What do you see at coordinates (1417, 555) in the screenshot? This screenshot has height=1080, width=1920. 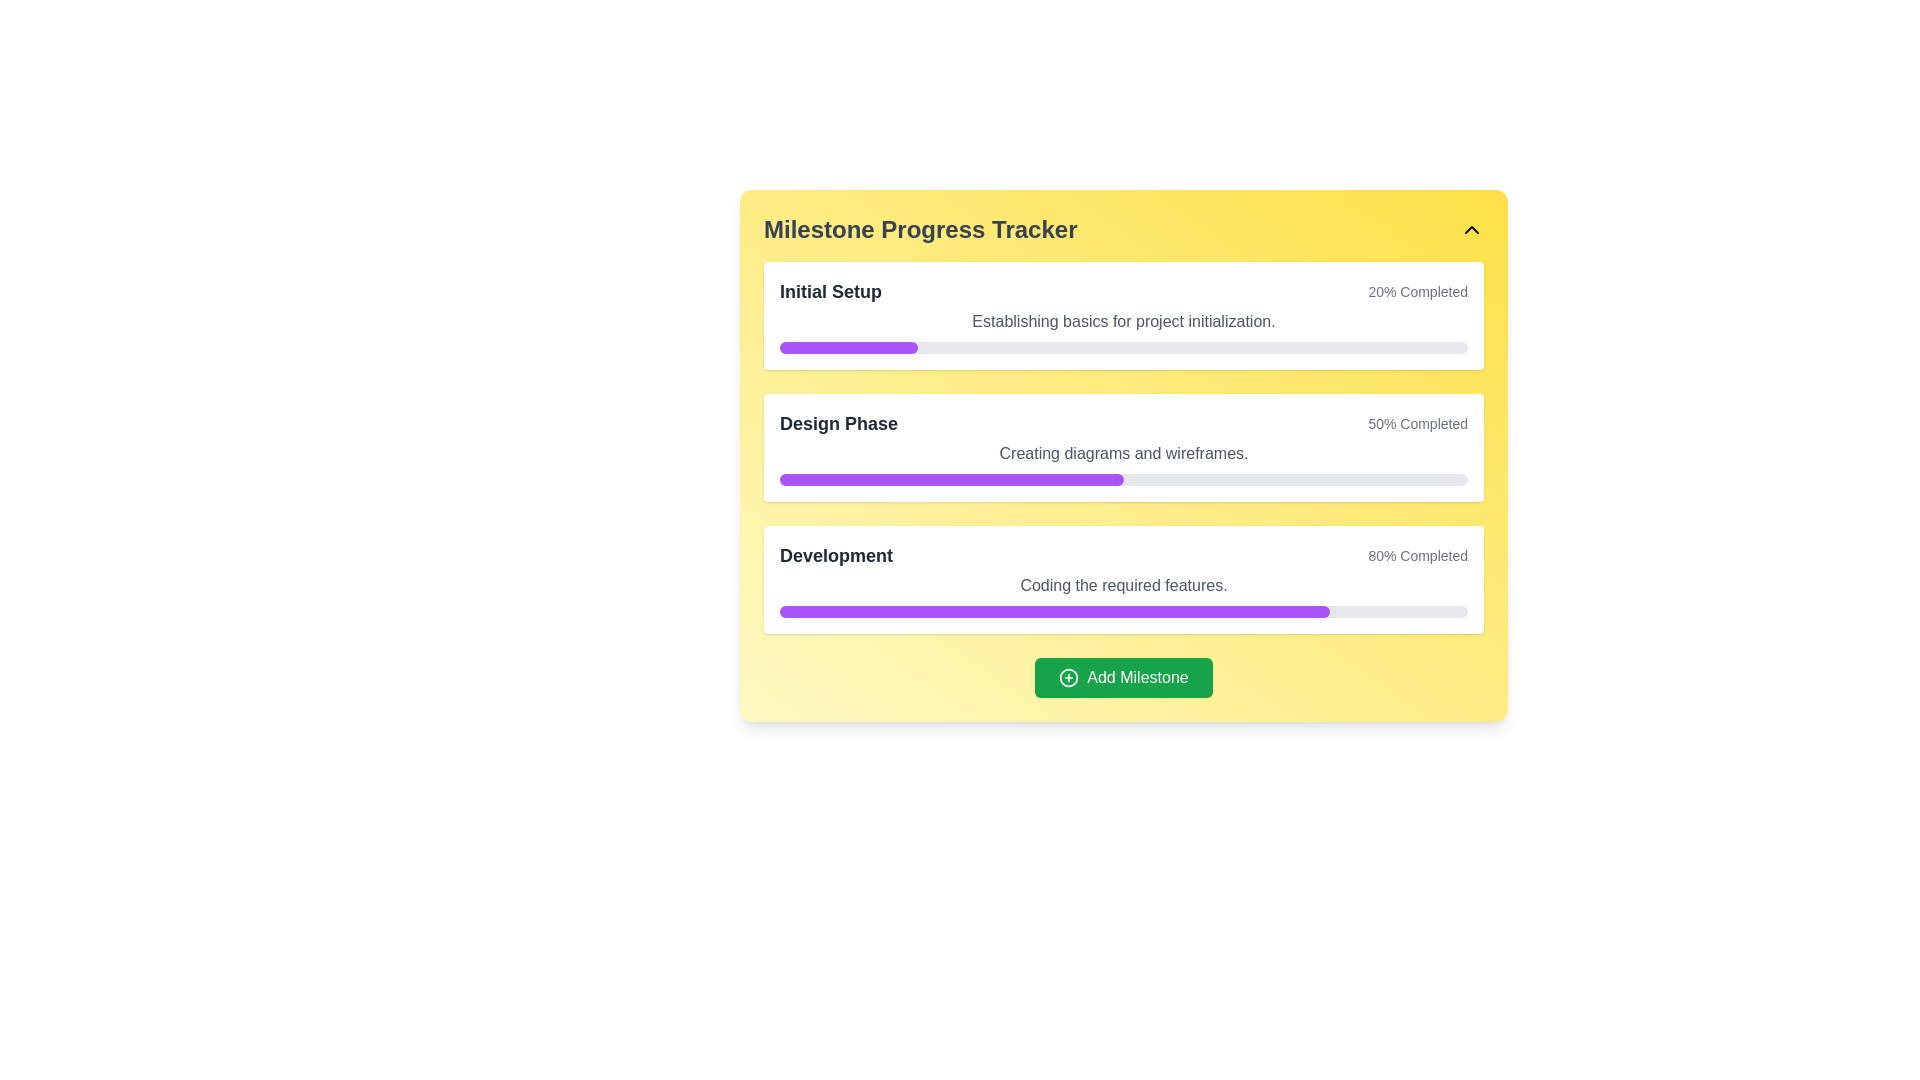 I see `the progress percentage label in the 'Development' section of the milestone tracker located within the yellow box` at bounding box center [1417, 555].